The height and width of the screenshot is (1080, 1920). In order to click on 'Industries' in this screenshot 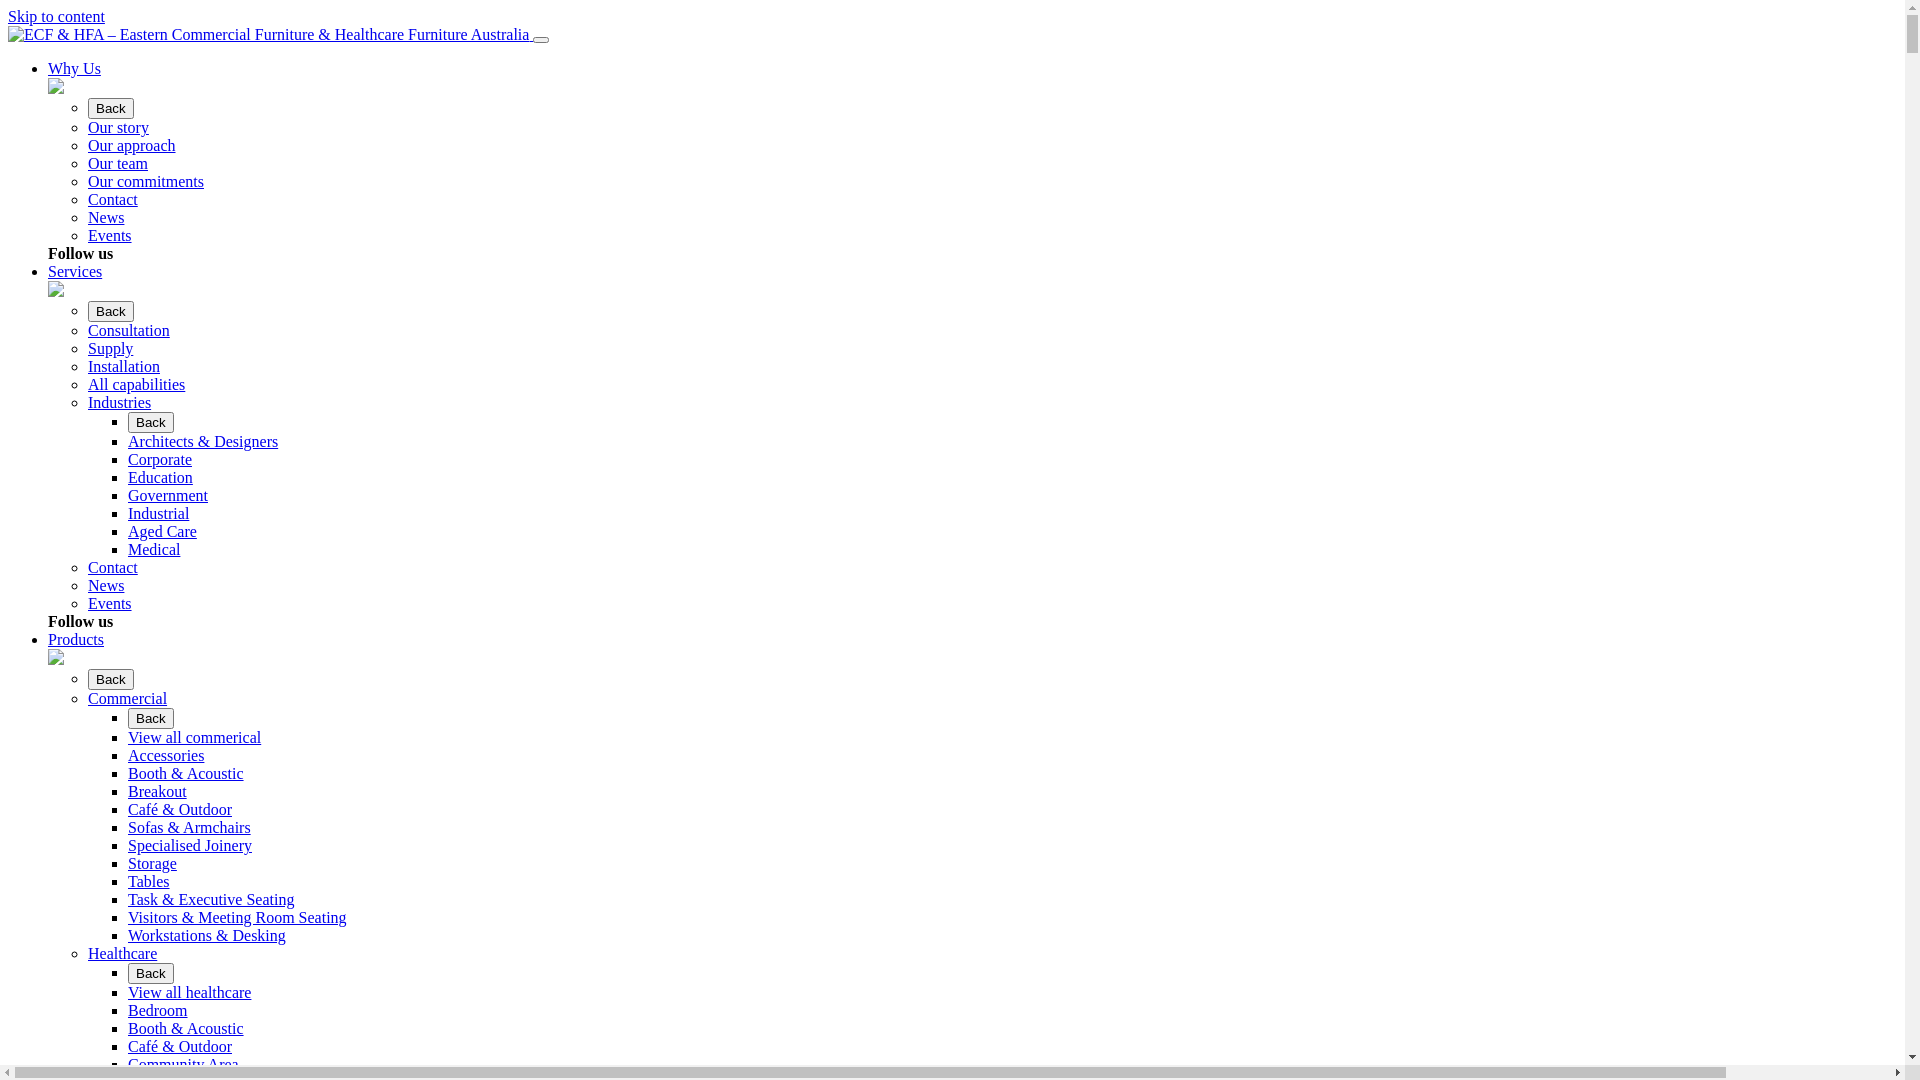, I will do `click(118, 402)`.